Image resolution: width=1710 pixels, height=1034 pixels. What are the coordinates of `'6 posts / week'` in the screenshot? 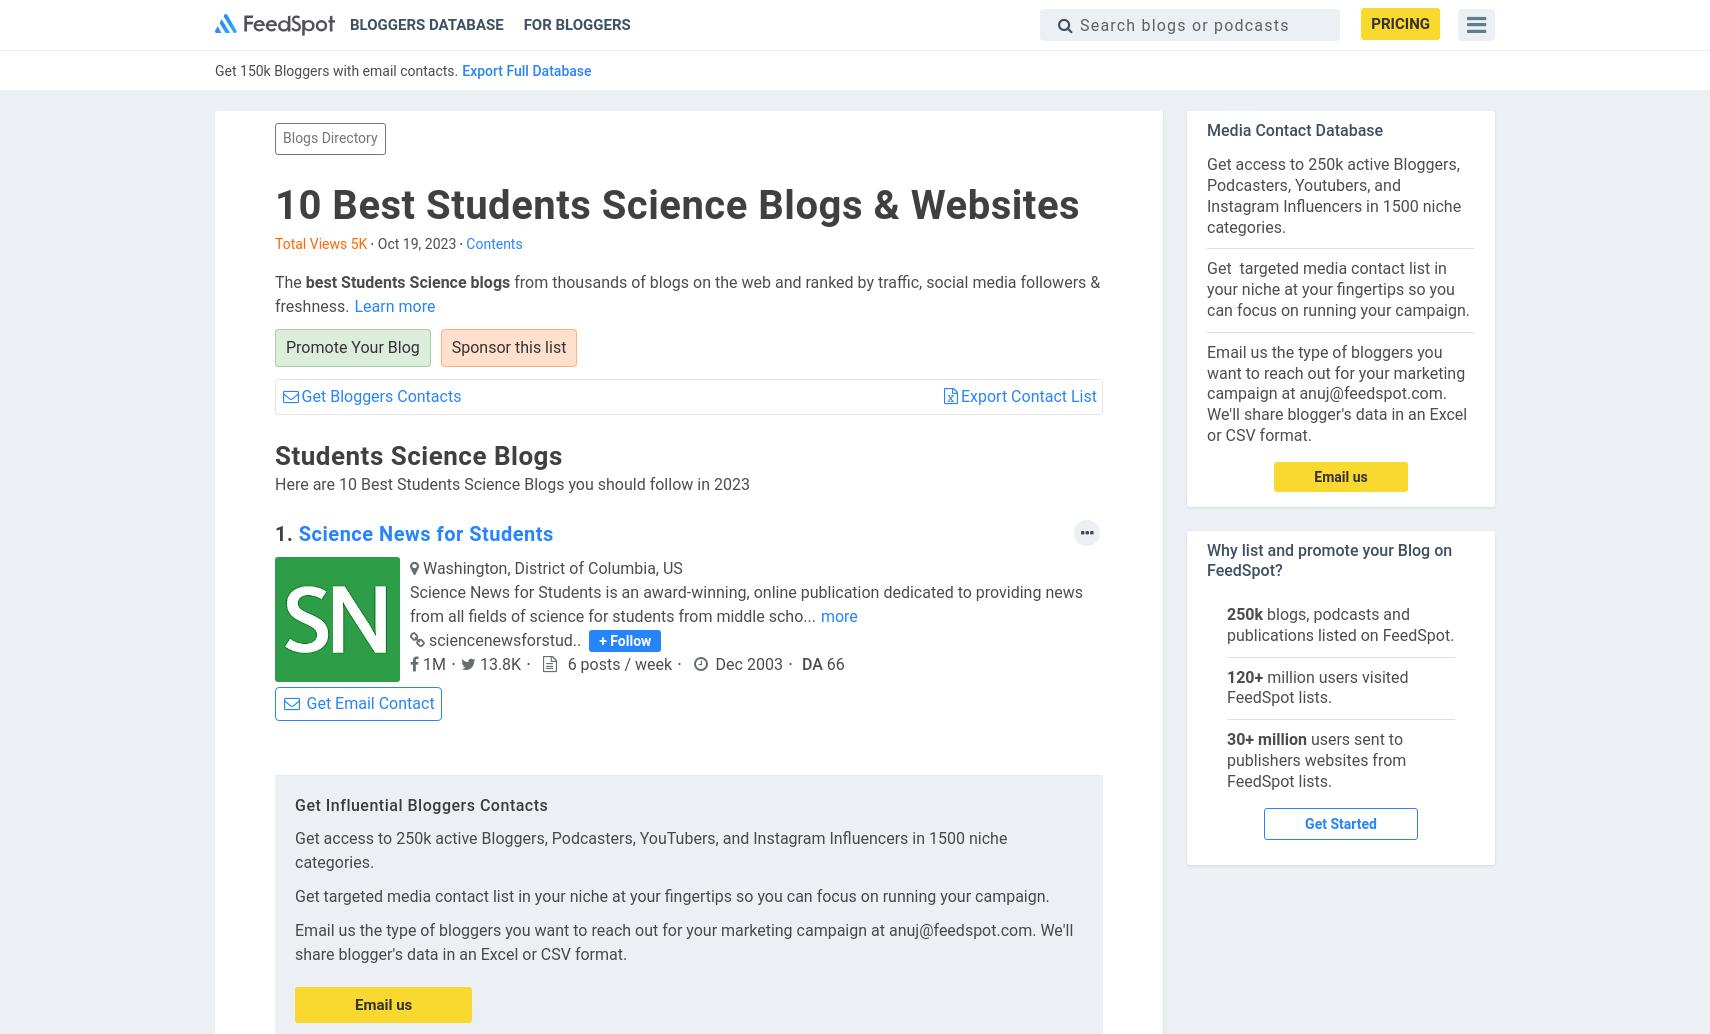 It's located at (619, 664).